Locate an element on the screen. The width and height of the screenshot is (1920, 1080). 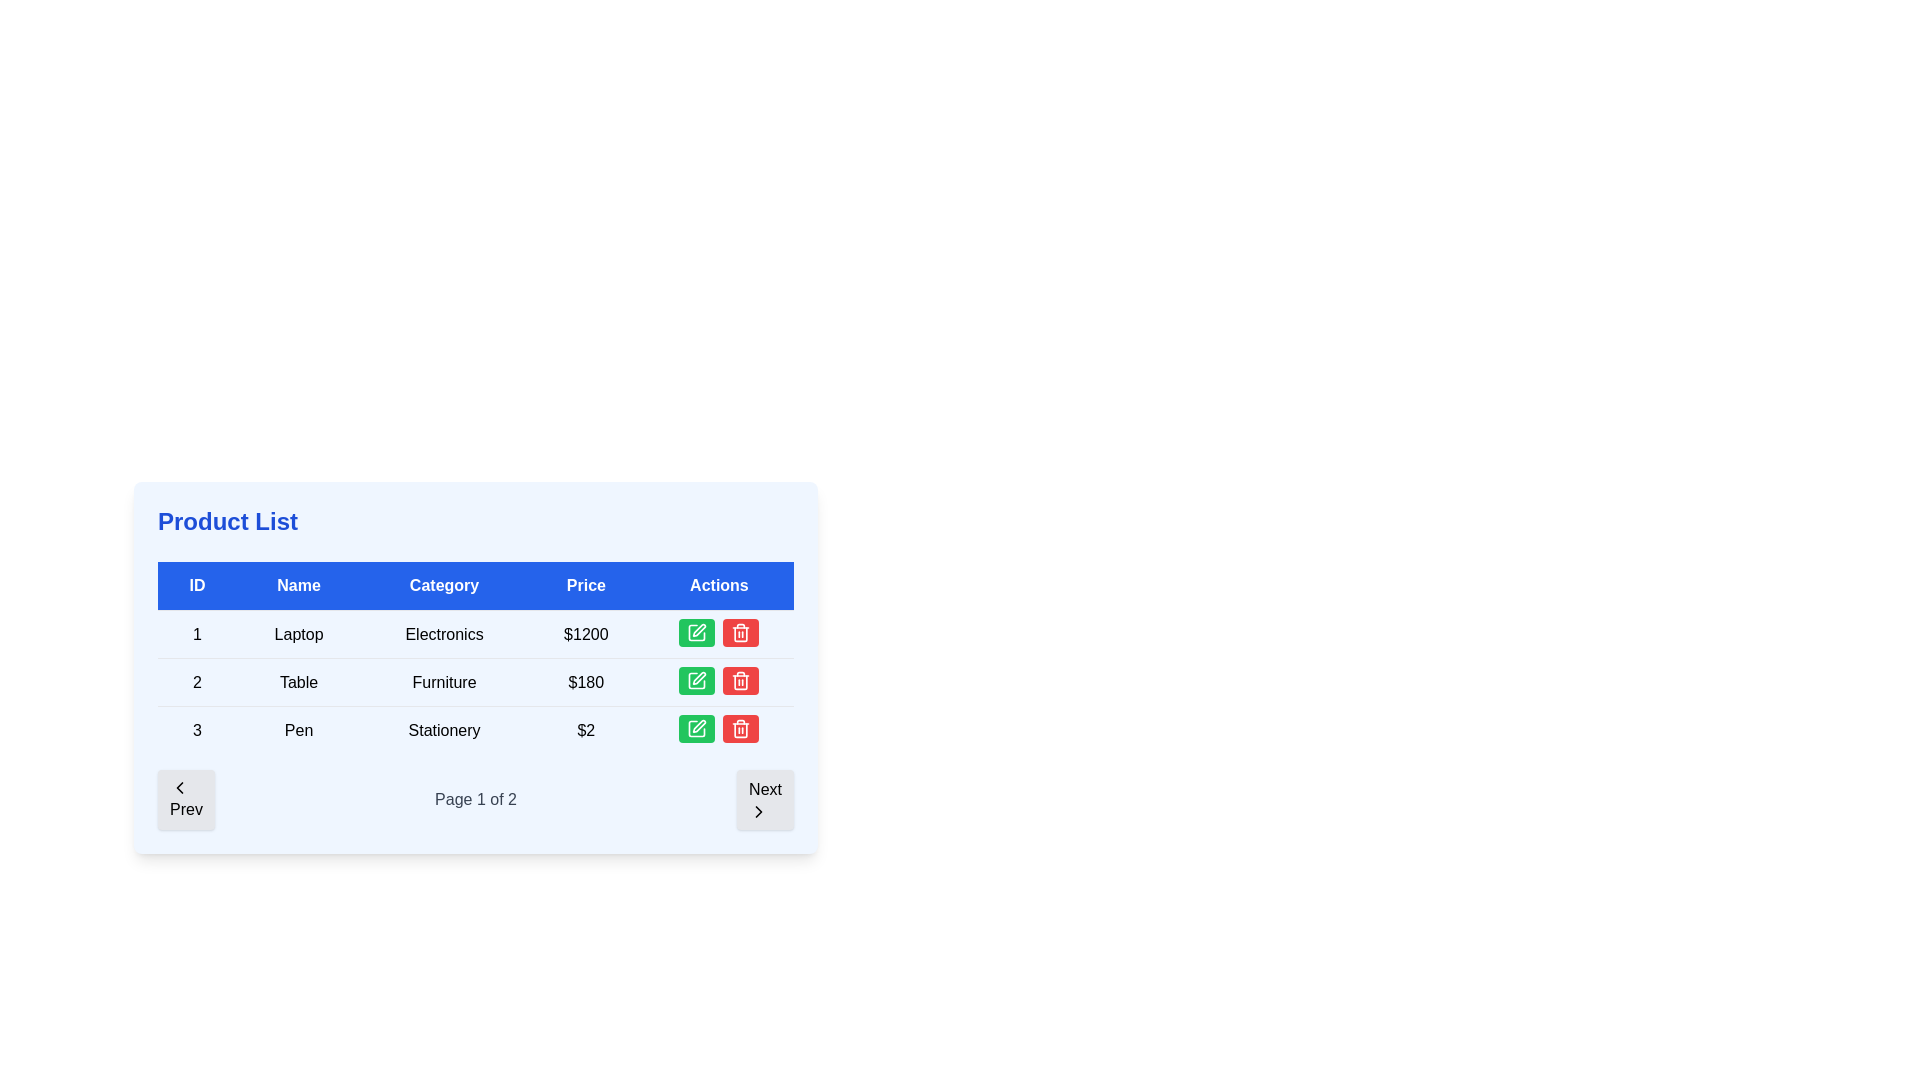
the Text Label displaying 'Pen' located in the third row of a table under the 'Name' column is located at coordinates (298, 730).